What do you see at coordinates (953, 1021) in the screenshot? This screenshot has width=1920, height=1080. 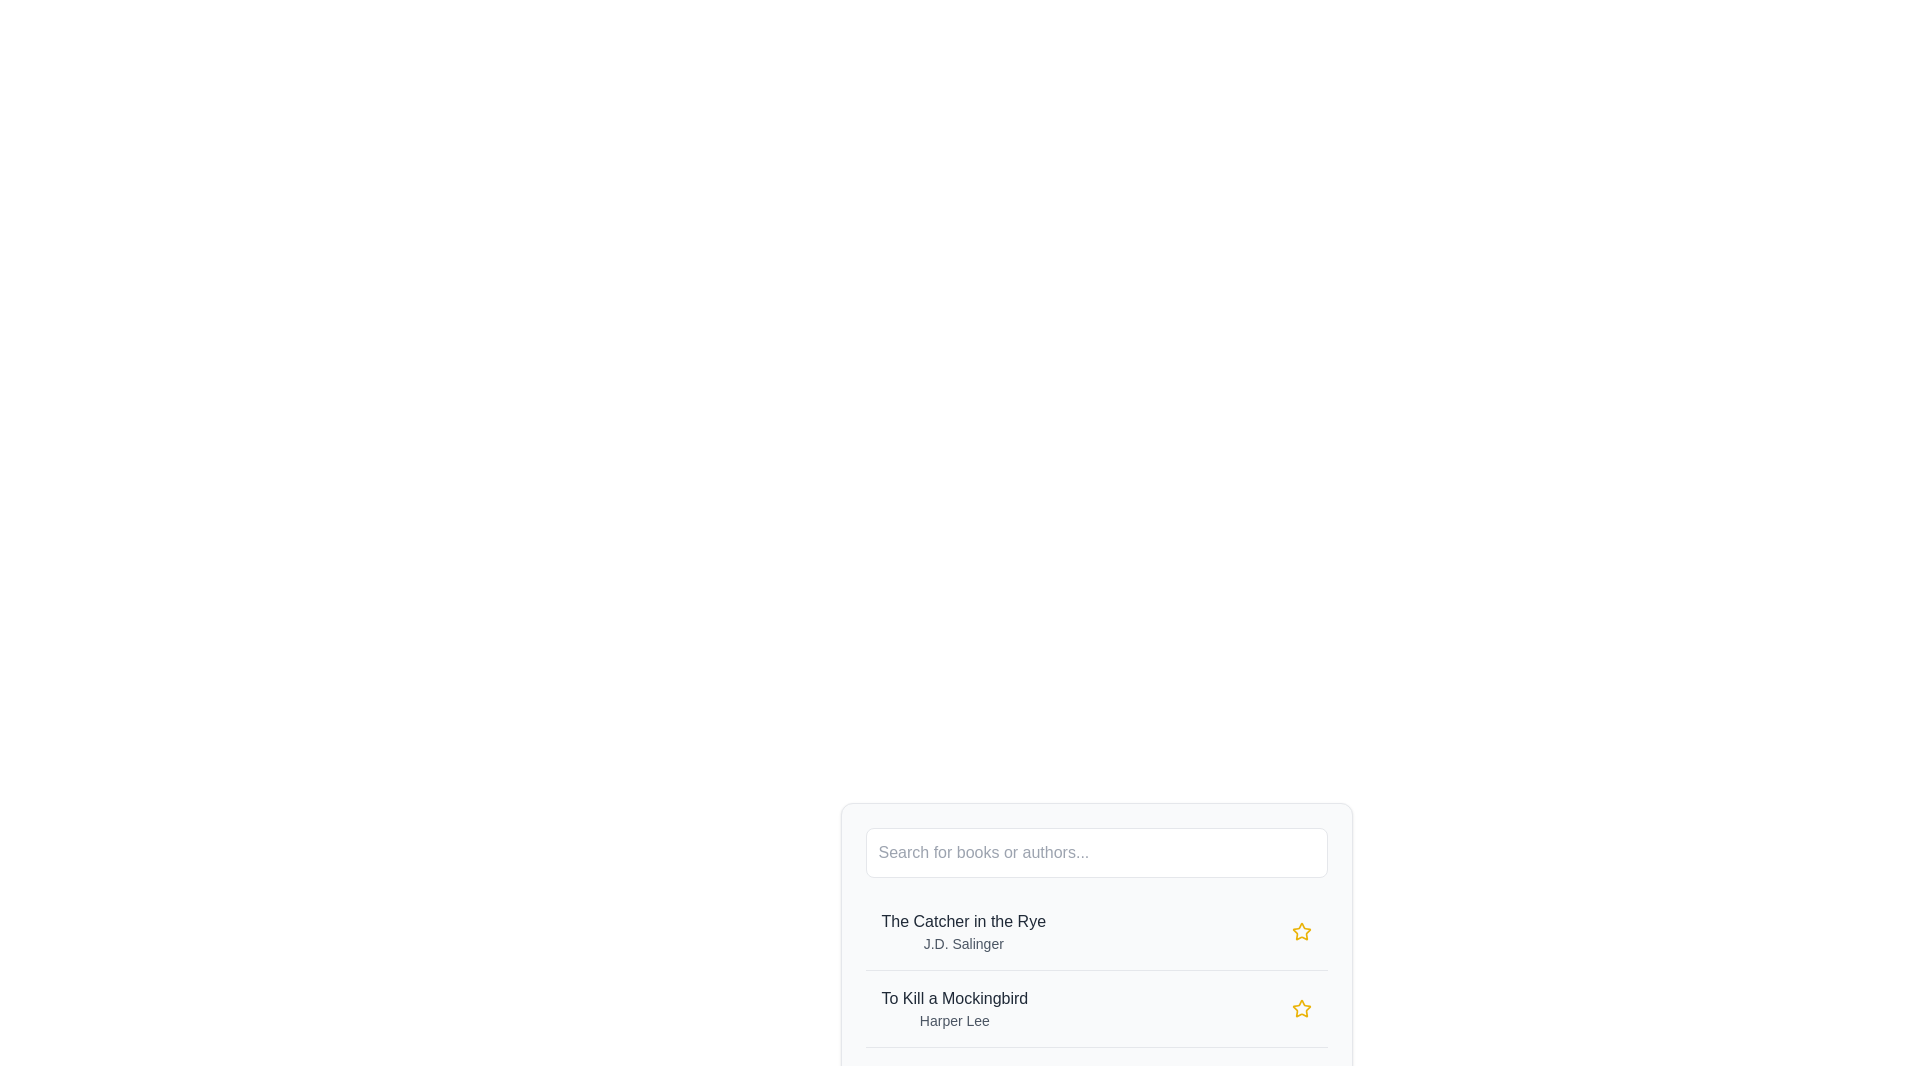 I see `the static text label displaying the author's name for the book 'To Kill a Mockingbird', located directly underneath the book title in the list layout` at bounding box center [953, 1021].